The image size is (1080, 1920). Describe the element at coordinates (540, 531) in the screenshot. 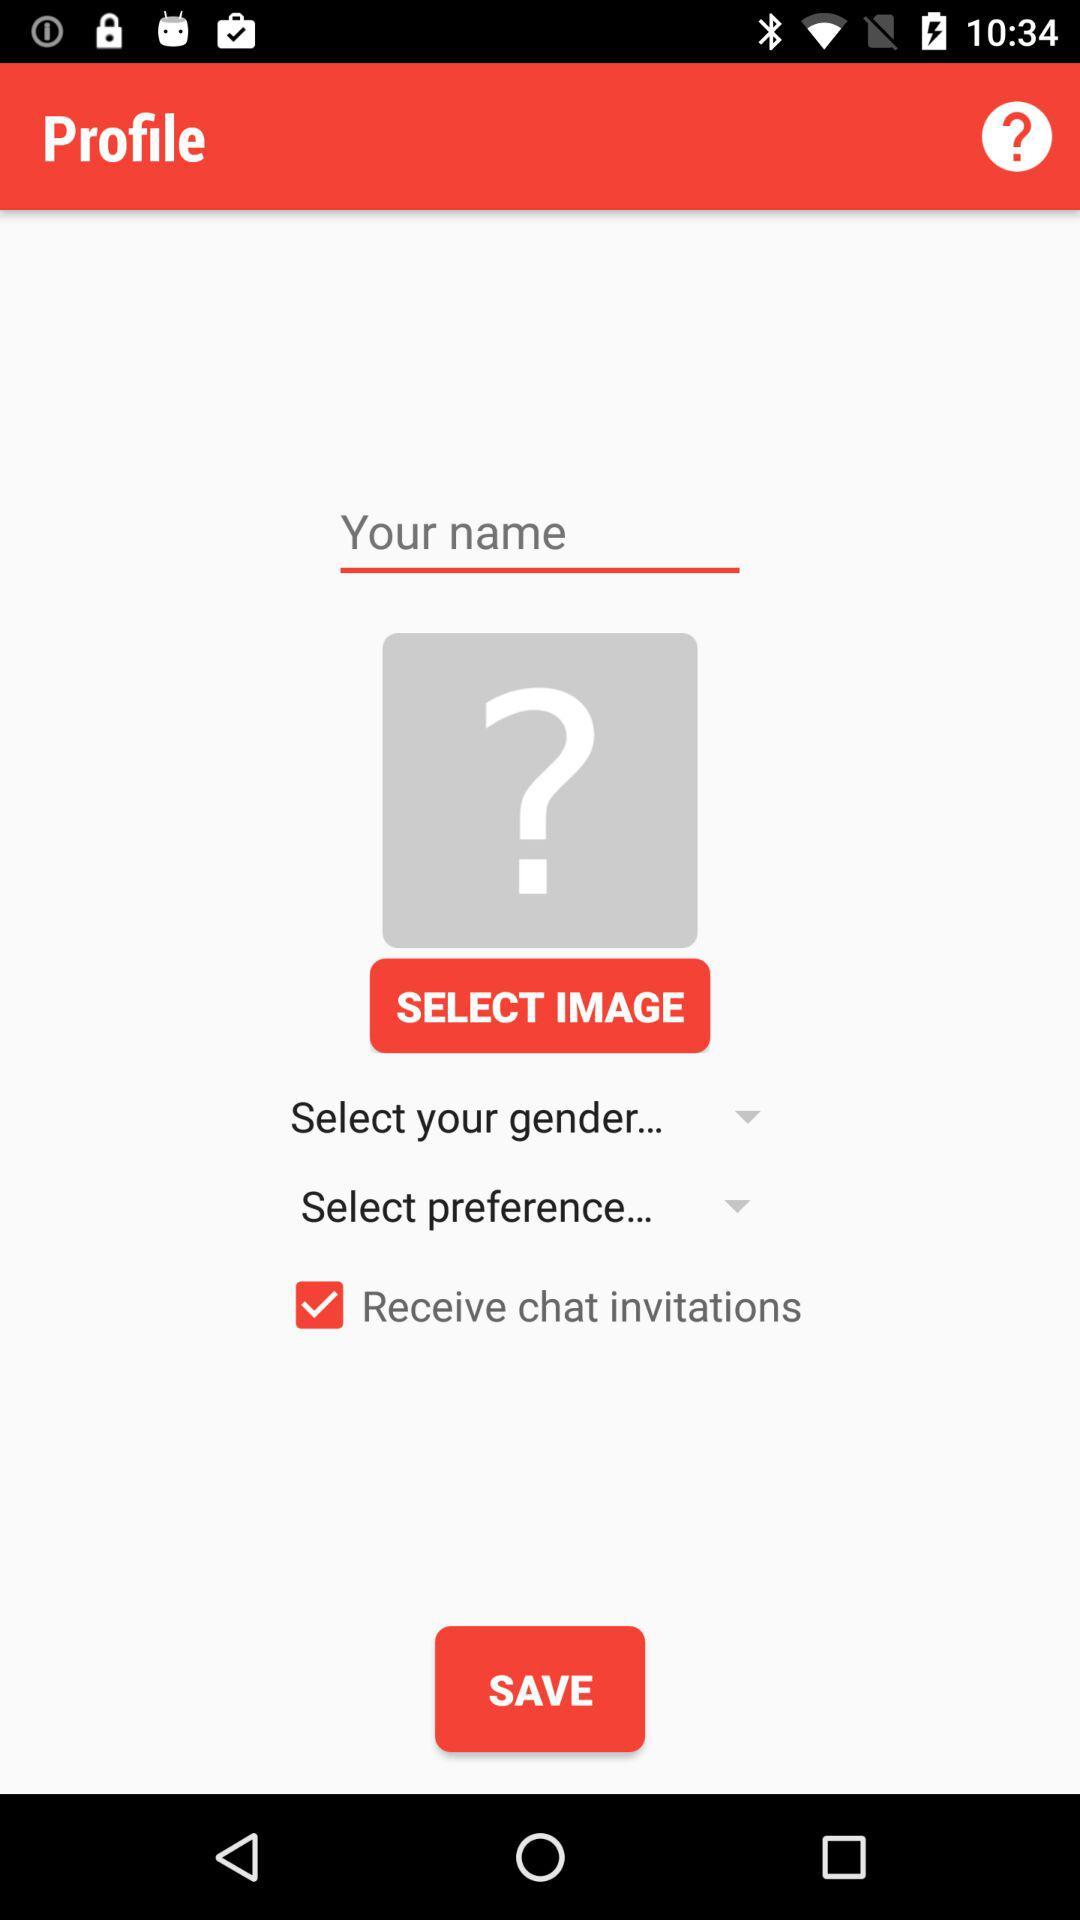

I see `you name` at that location.